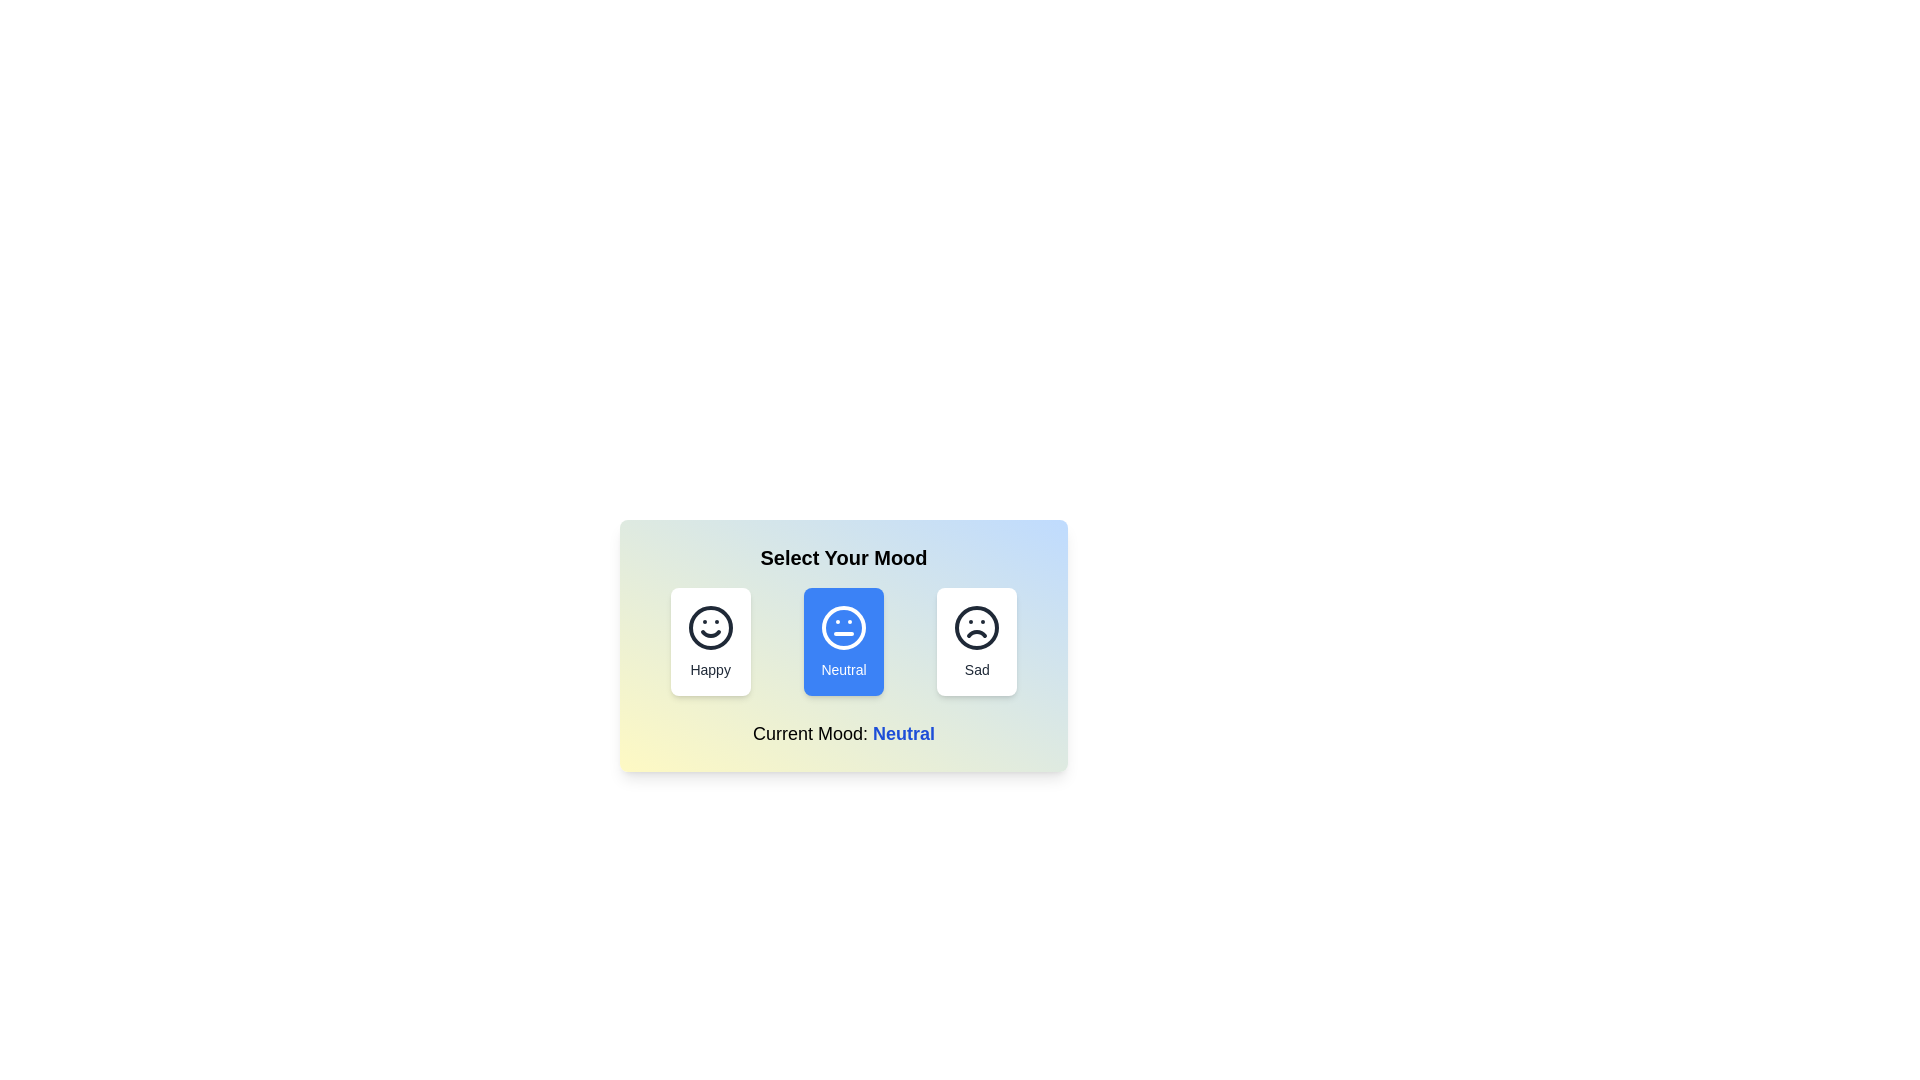 This screenshot has height=1080, width=1920. What do you see at coordinates (844, 733) in the screenshot?
I see `the text content of the element displaying the current mood` at bounding box center [844, 733].